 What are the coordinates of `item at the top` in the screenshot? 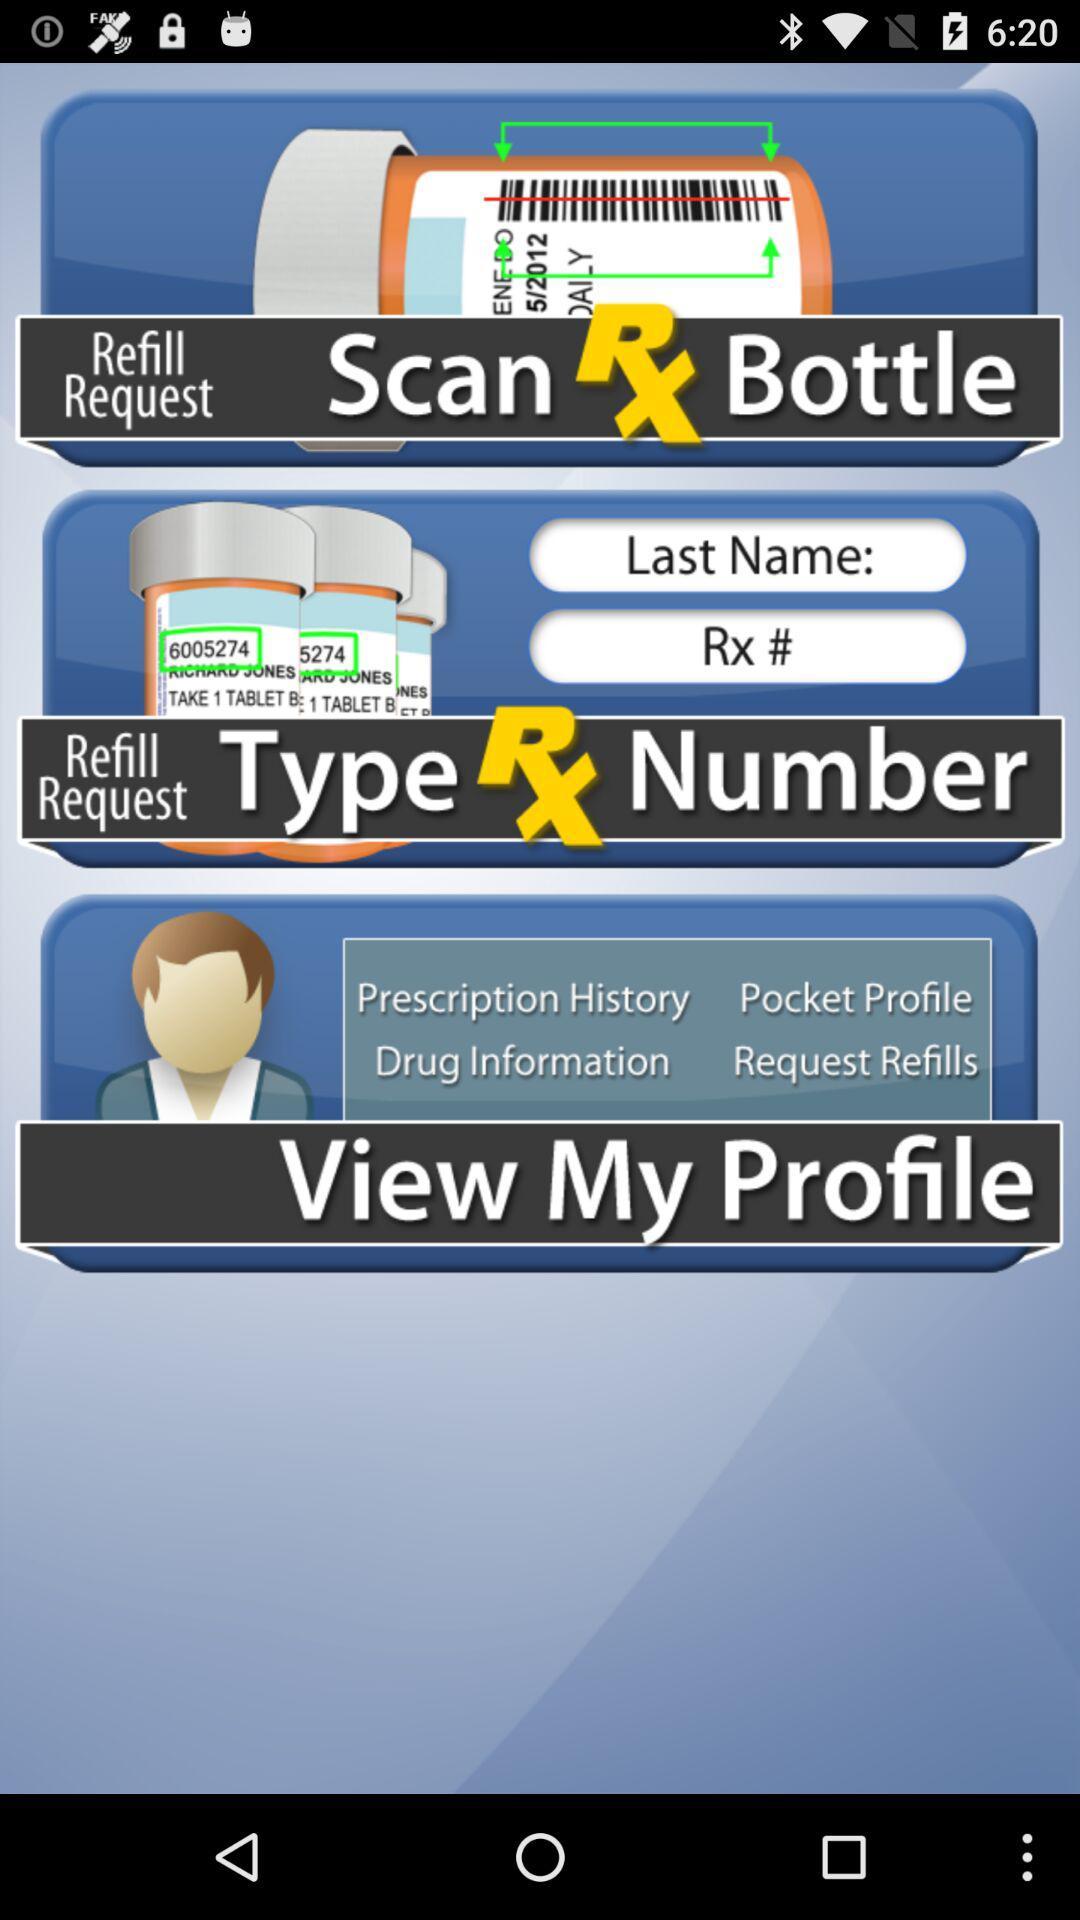 It's located at (540, 276).